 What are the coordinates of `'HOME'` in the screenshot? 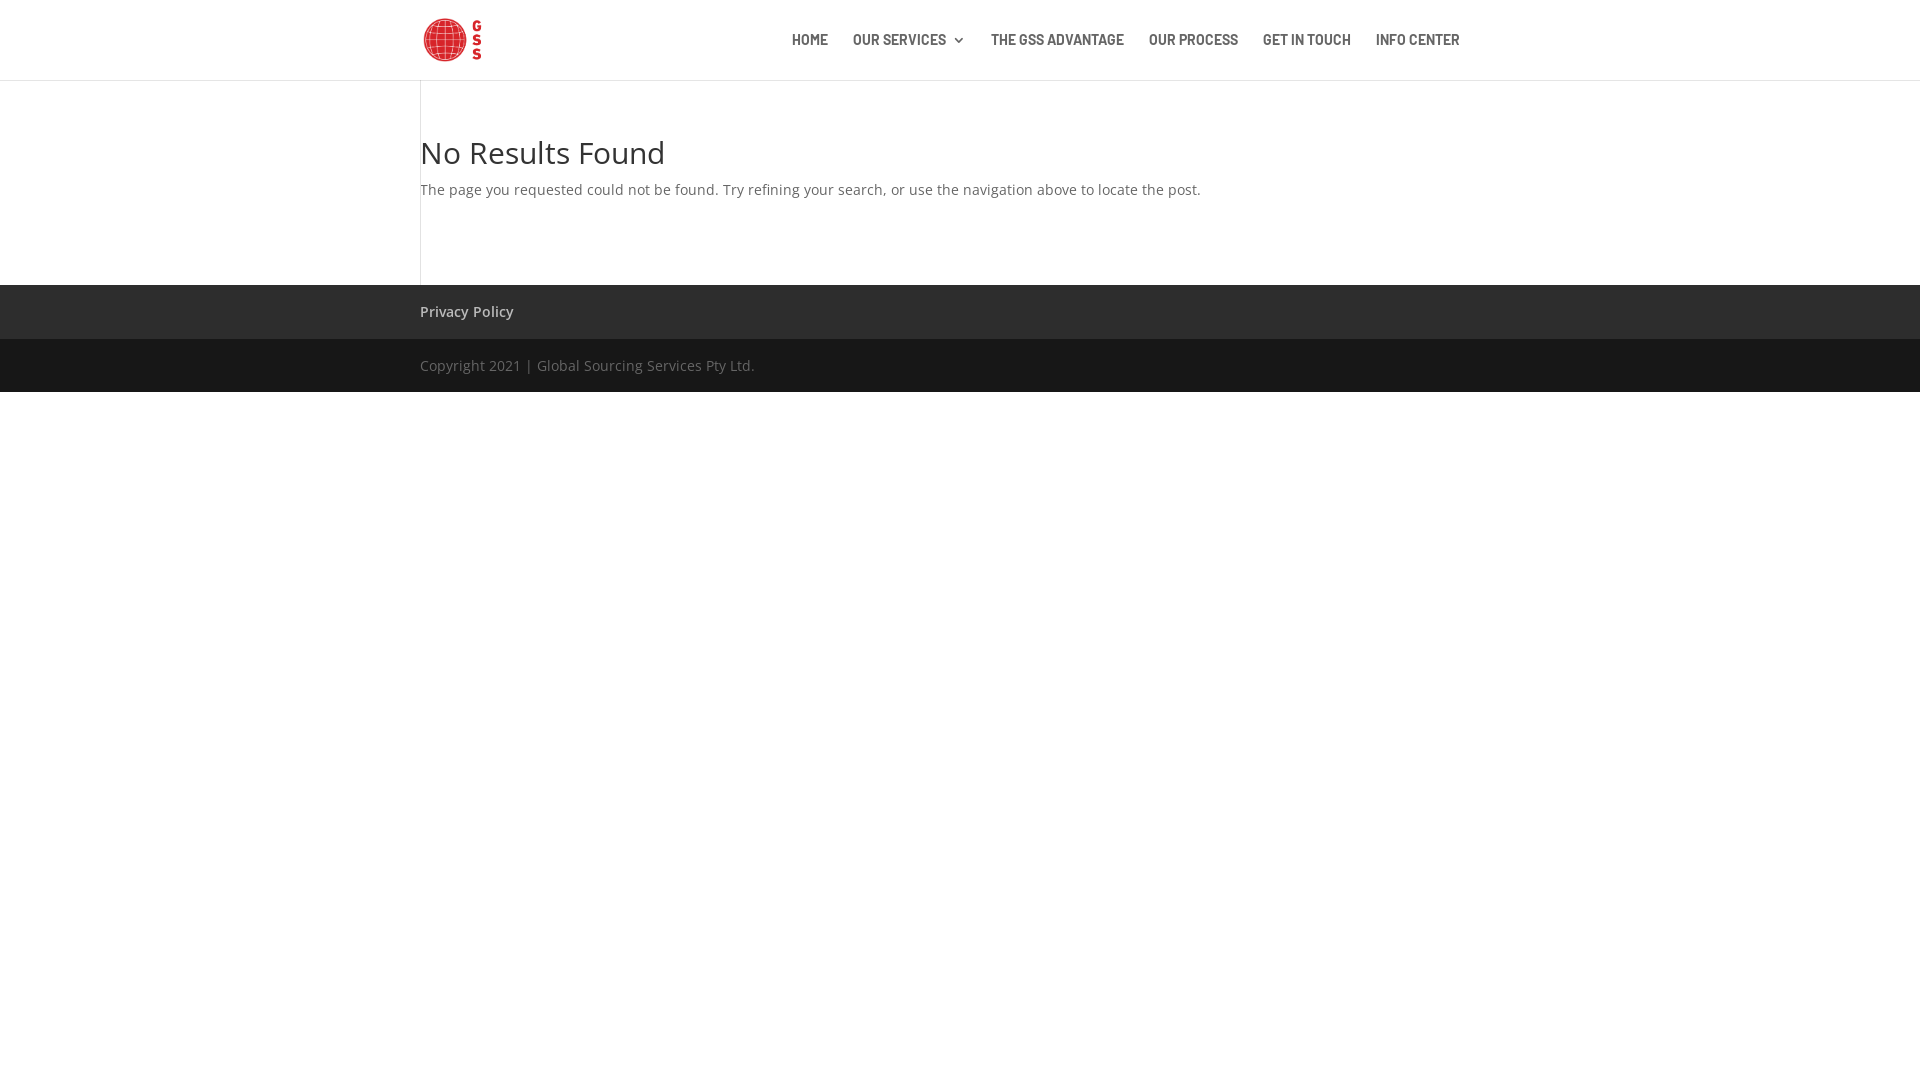 It's located at (791, 55).